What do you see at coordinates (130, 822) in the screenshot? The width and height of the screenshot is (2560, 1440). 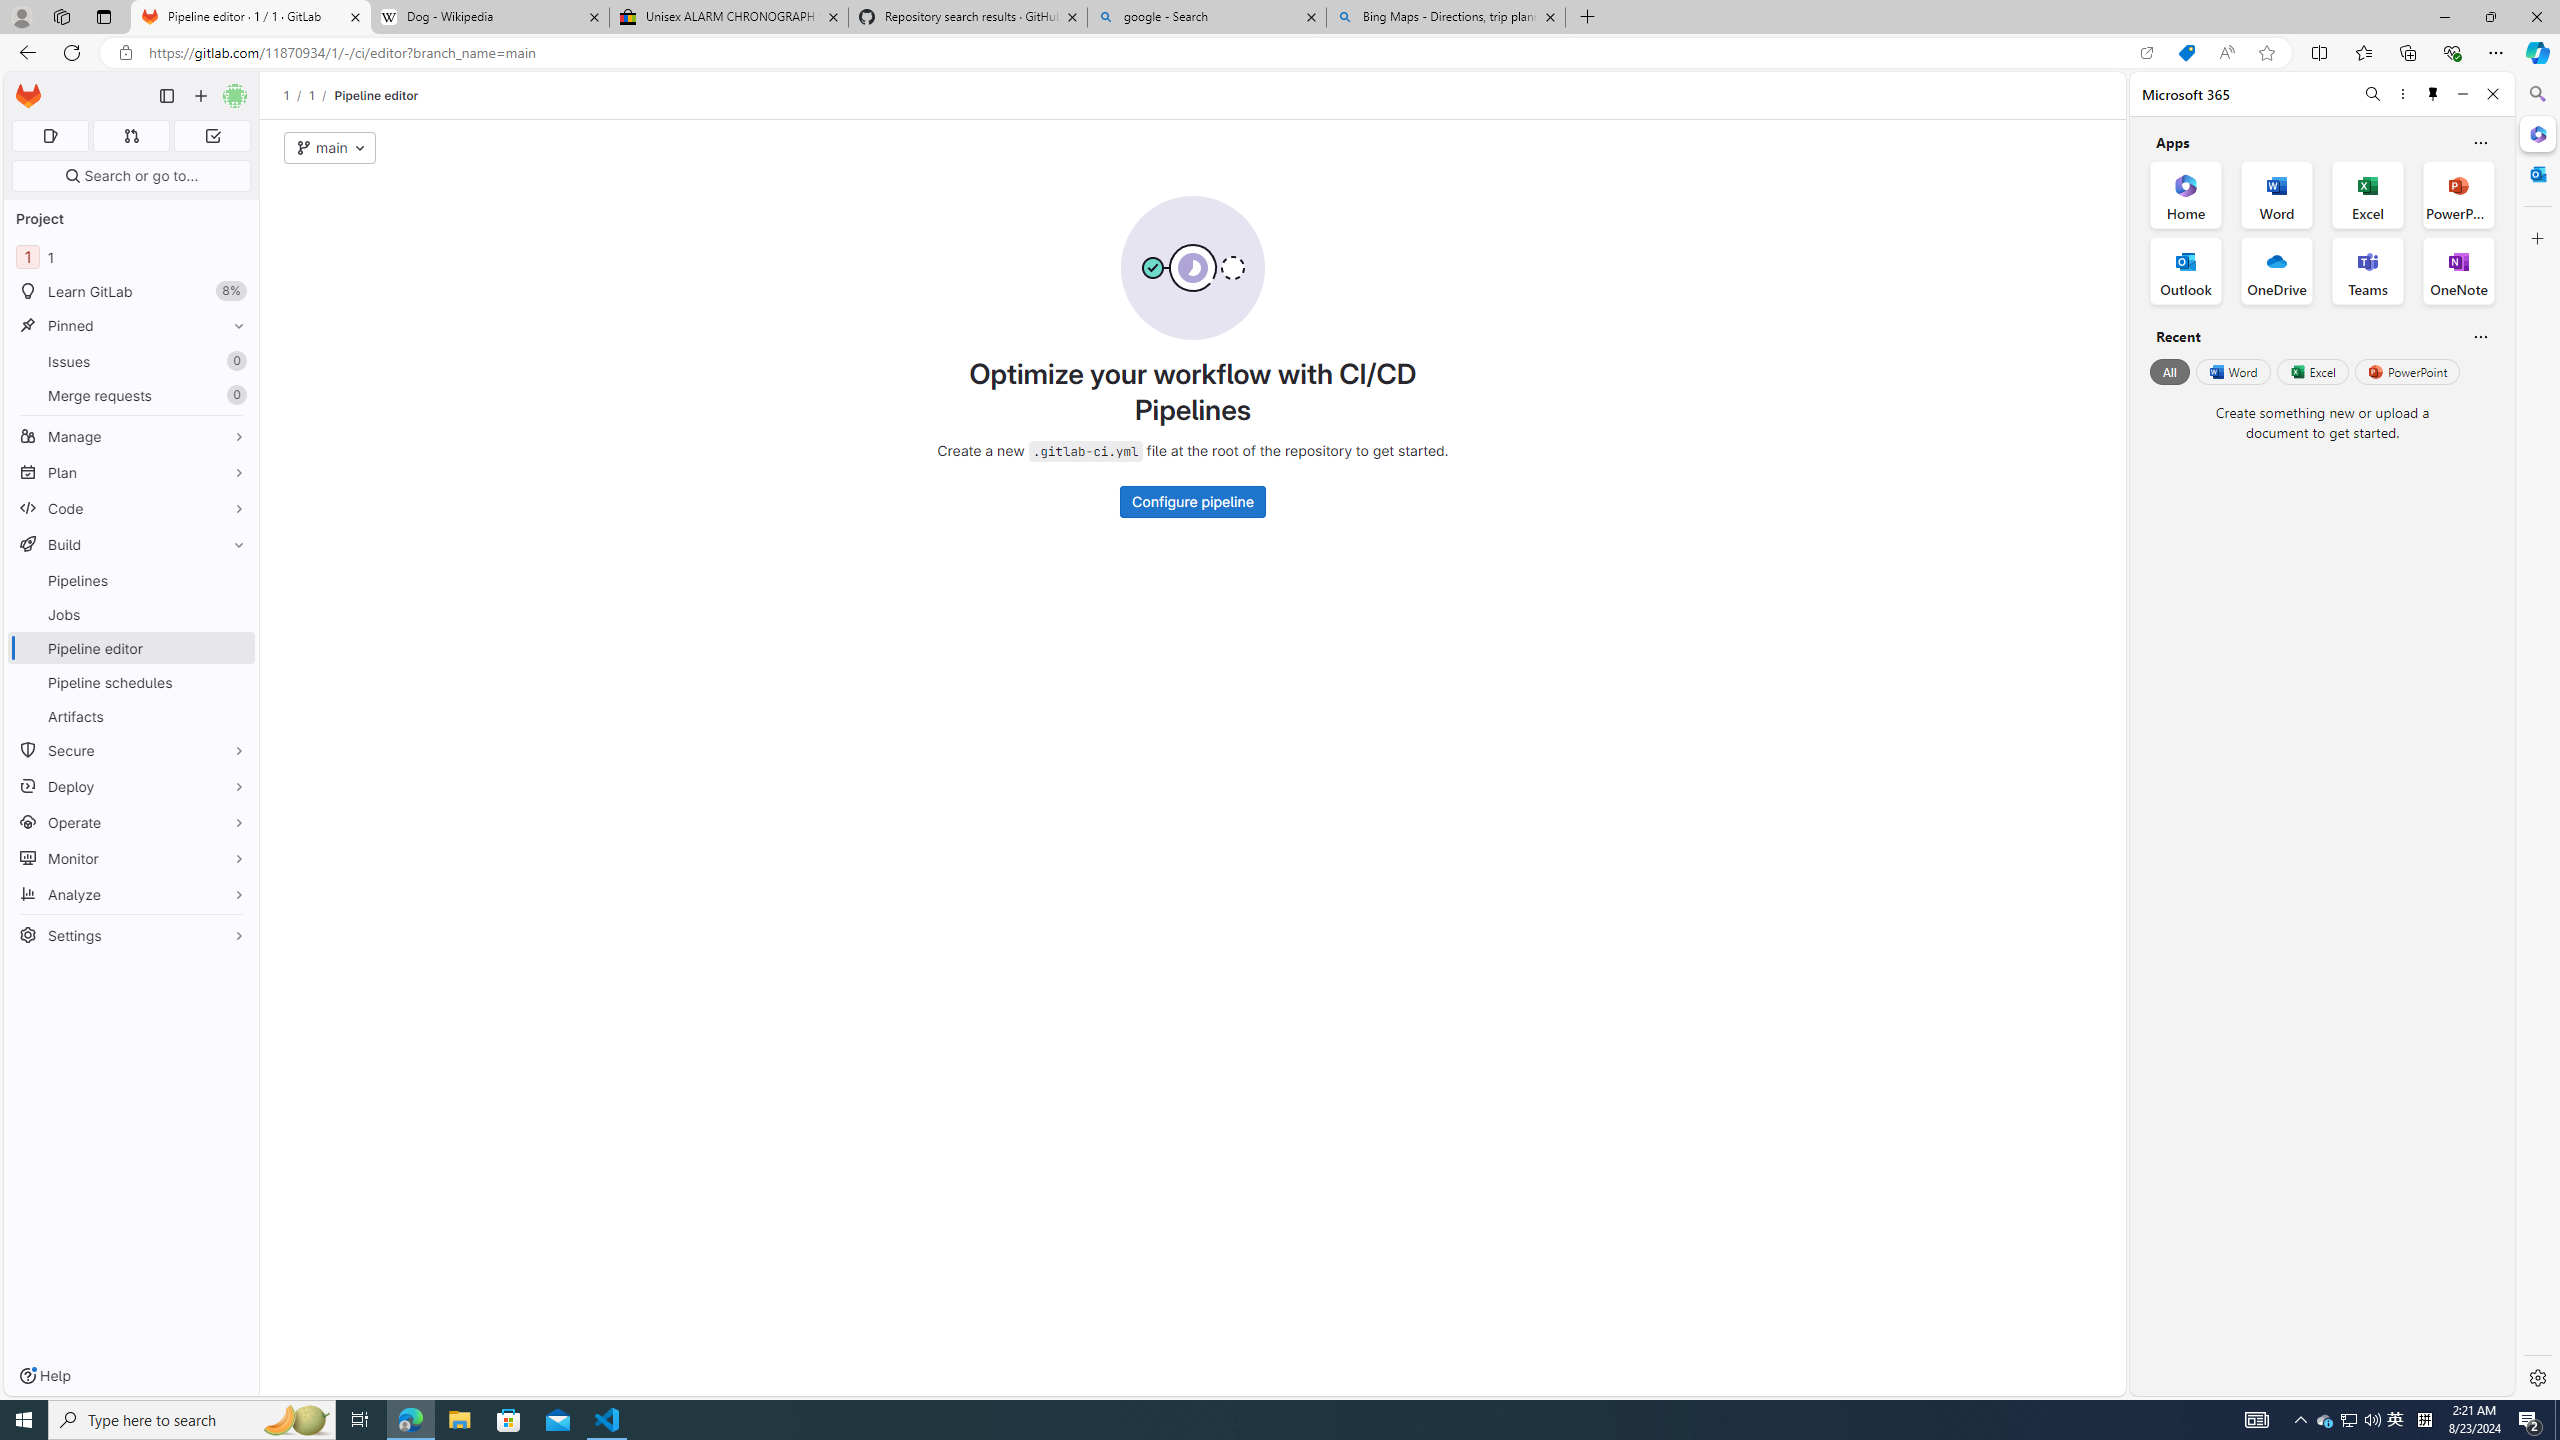 I see `'Operate'` at bounding box center [130, 822].